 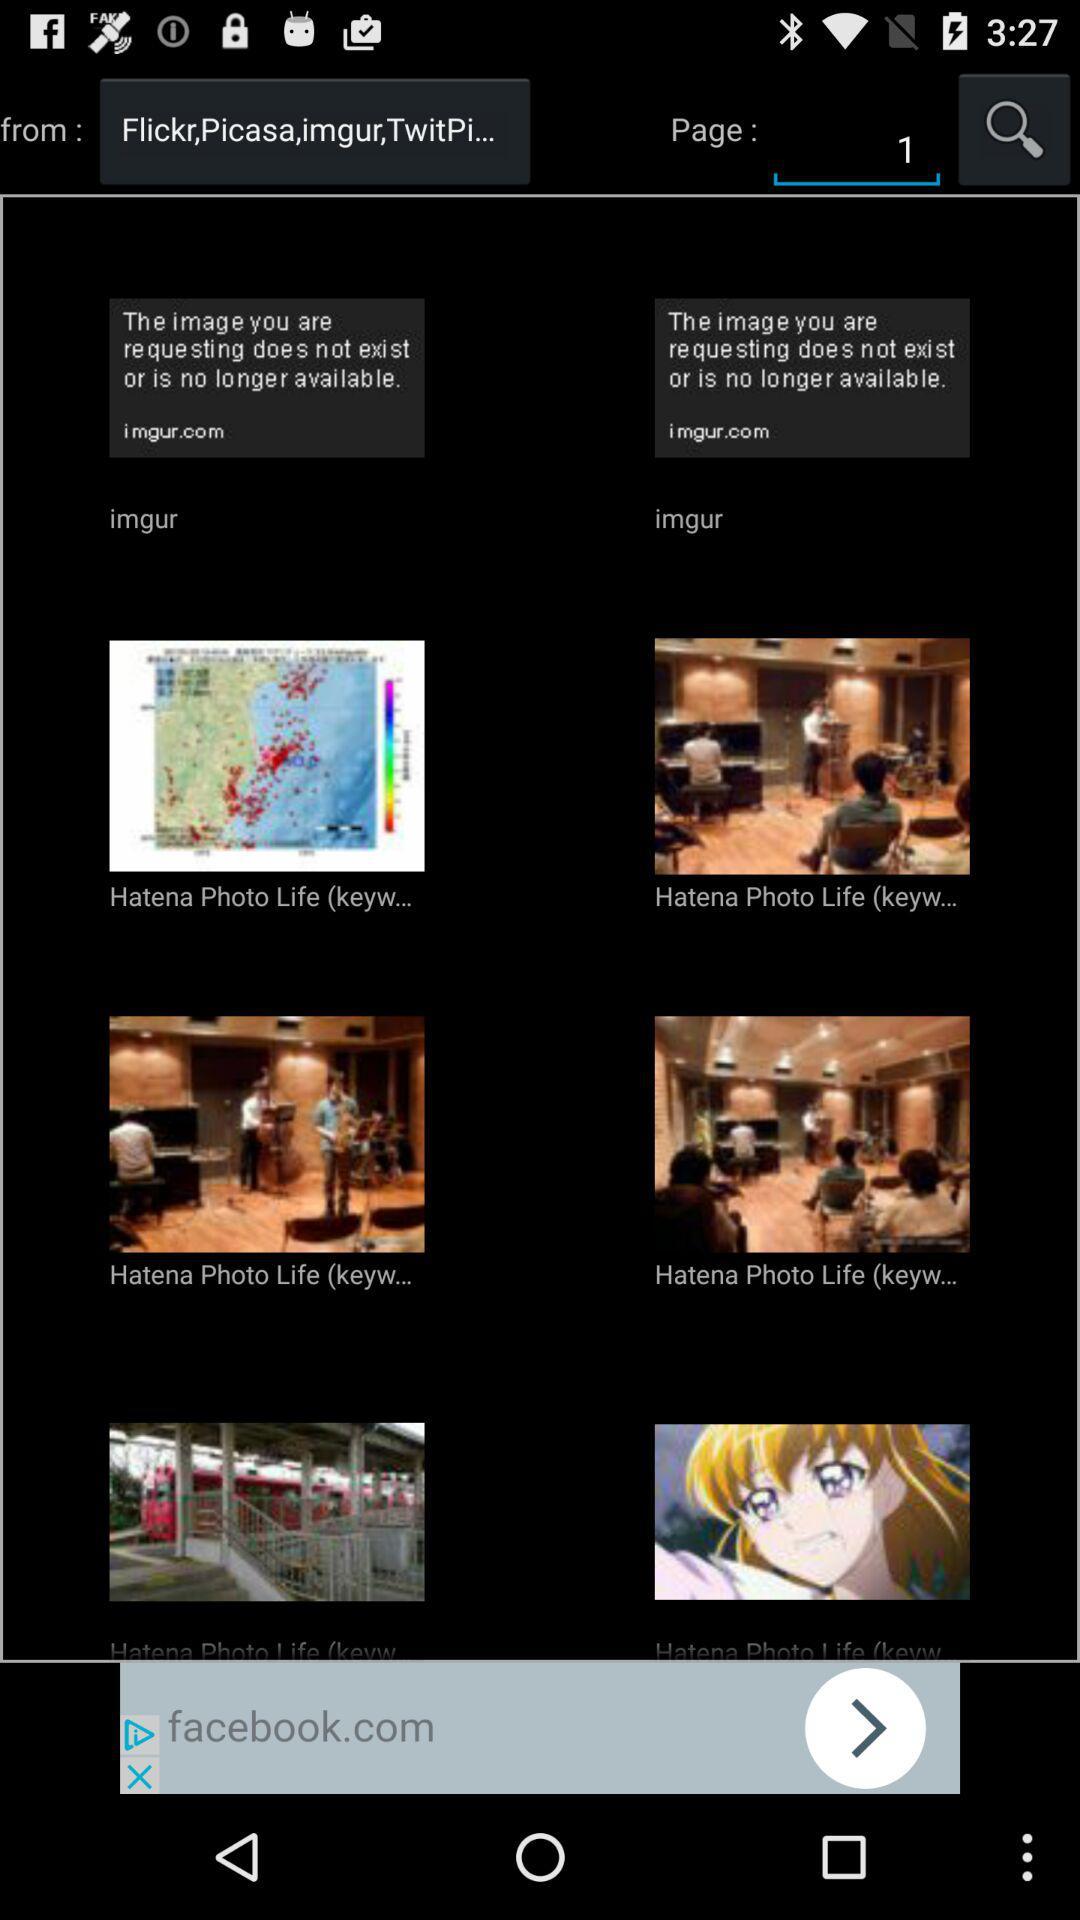 I want to click on seatch the page, so click(x=1014, y=127).